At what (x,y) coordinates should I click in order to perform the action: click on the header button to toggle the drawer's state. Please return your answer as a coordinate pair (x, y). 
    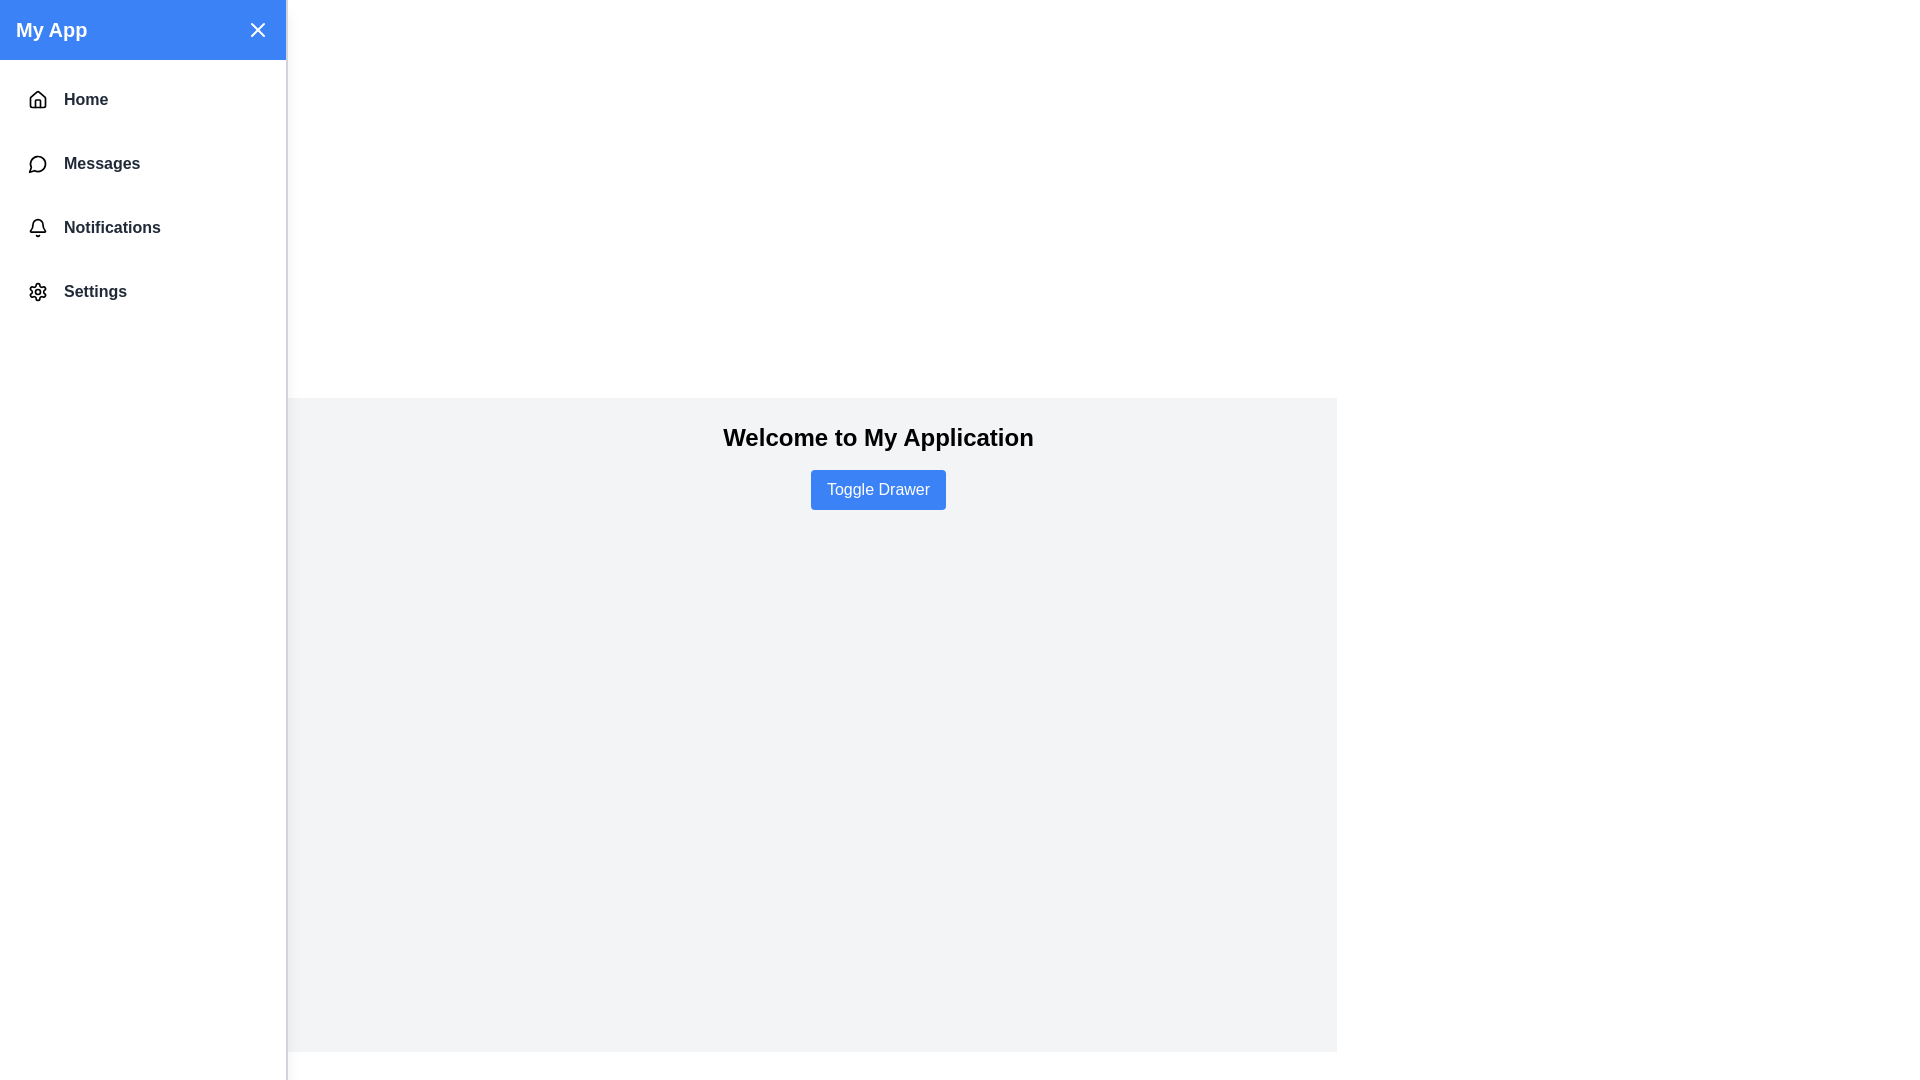
    Looking at the image, I should click on (257, 30).